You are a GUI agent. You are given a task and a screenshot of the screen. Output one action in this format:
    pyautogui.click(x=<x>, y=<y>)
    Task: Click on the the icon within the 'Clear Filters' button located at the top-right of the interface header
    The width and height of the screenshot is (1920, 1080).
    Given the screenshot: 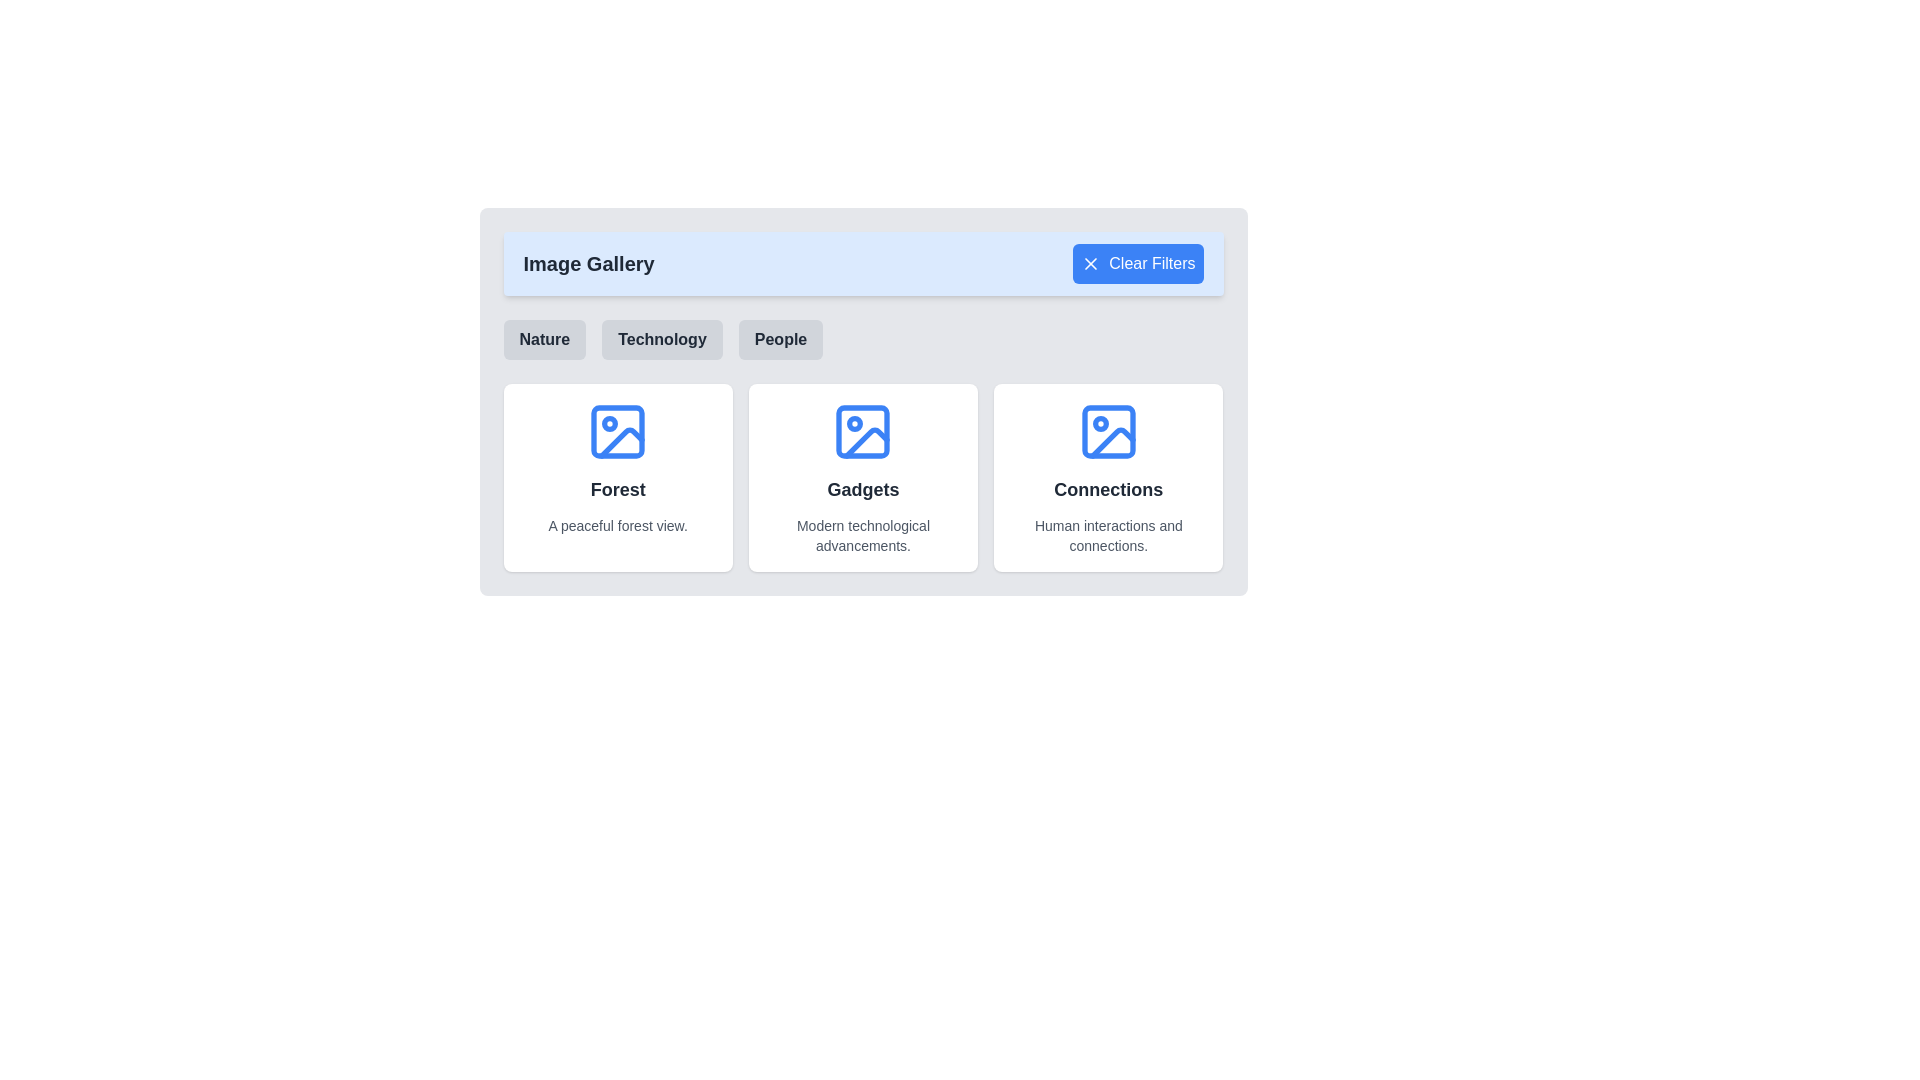 What is the action you would take?
    pyautogui.click(x=1089, y=262)
    